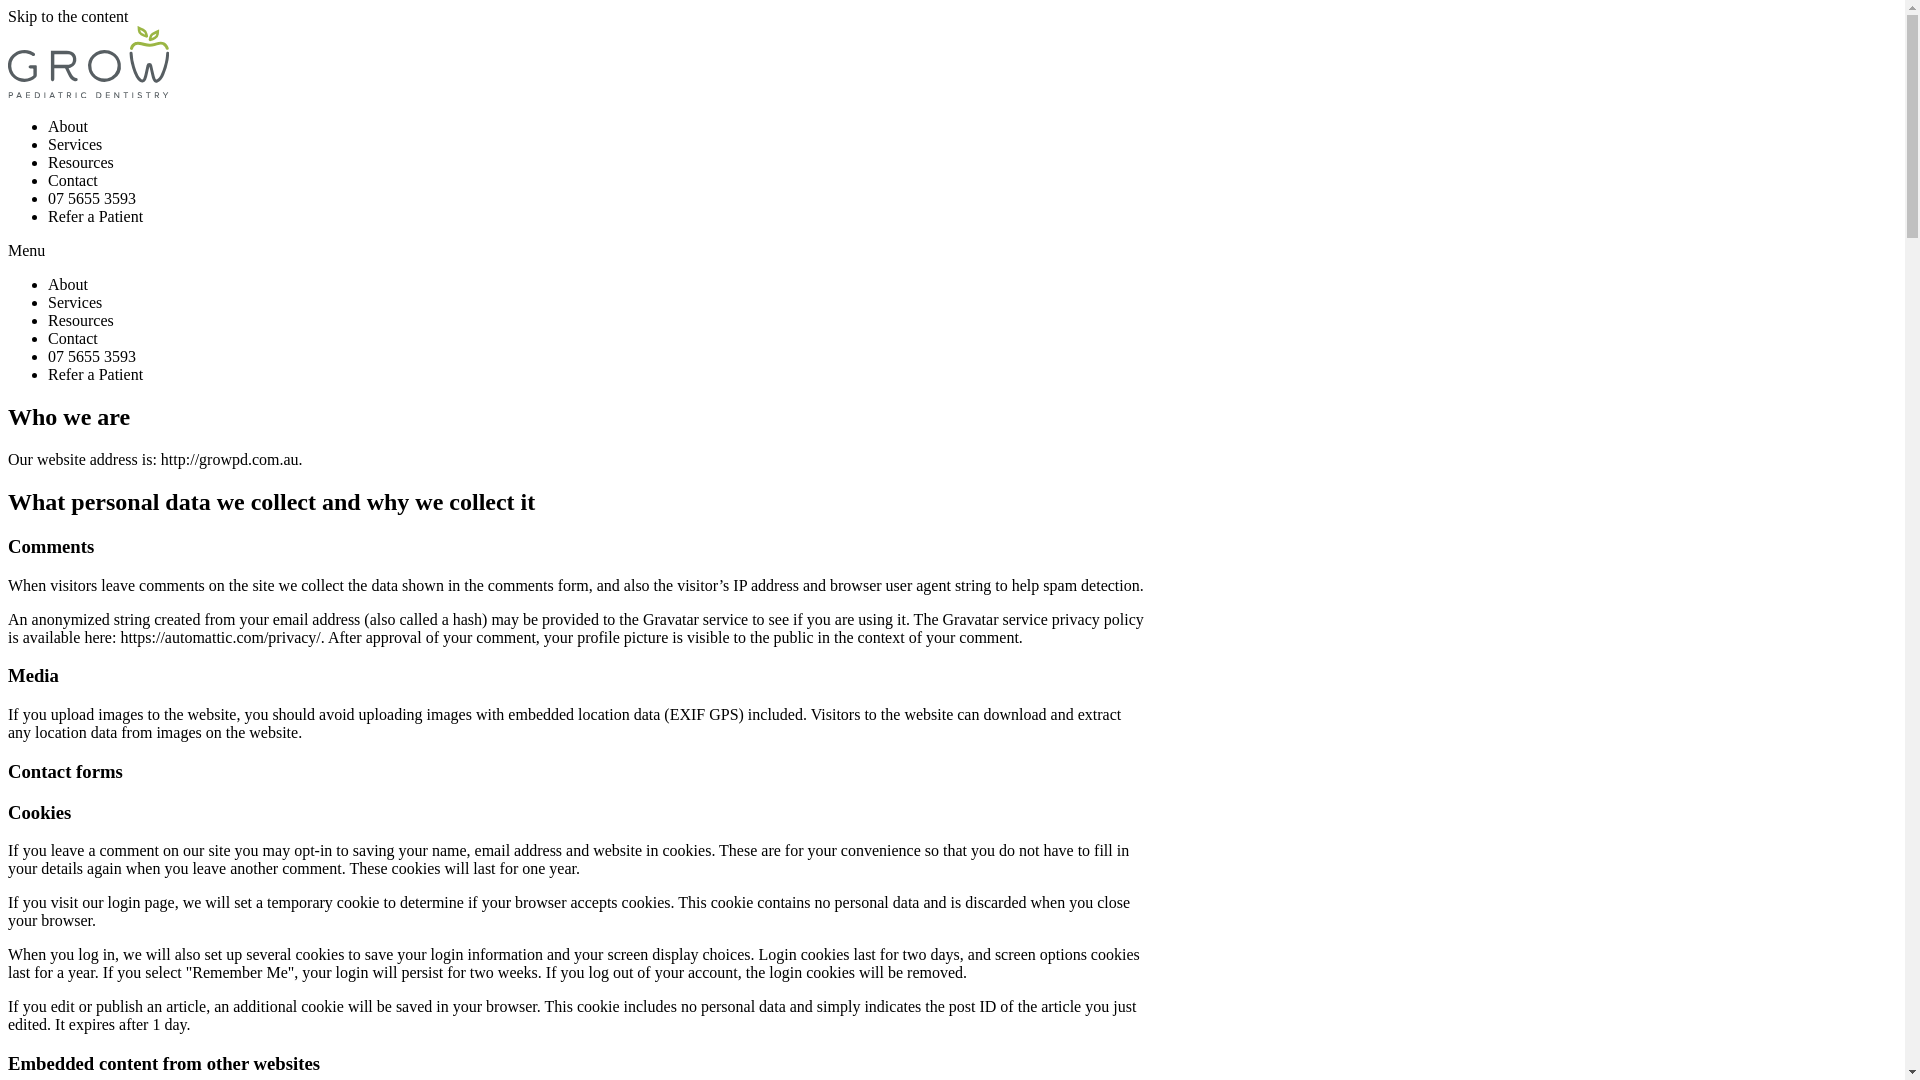 Image resolution: width=1920 pixels, height=1080 pixels. I want to click on 'Refer a Patient', so click(94, 216).